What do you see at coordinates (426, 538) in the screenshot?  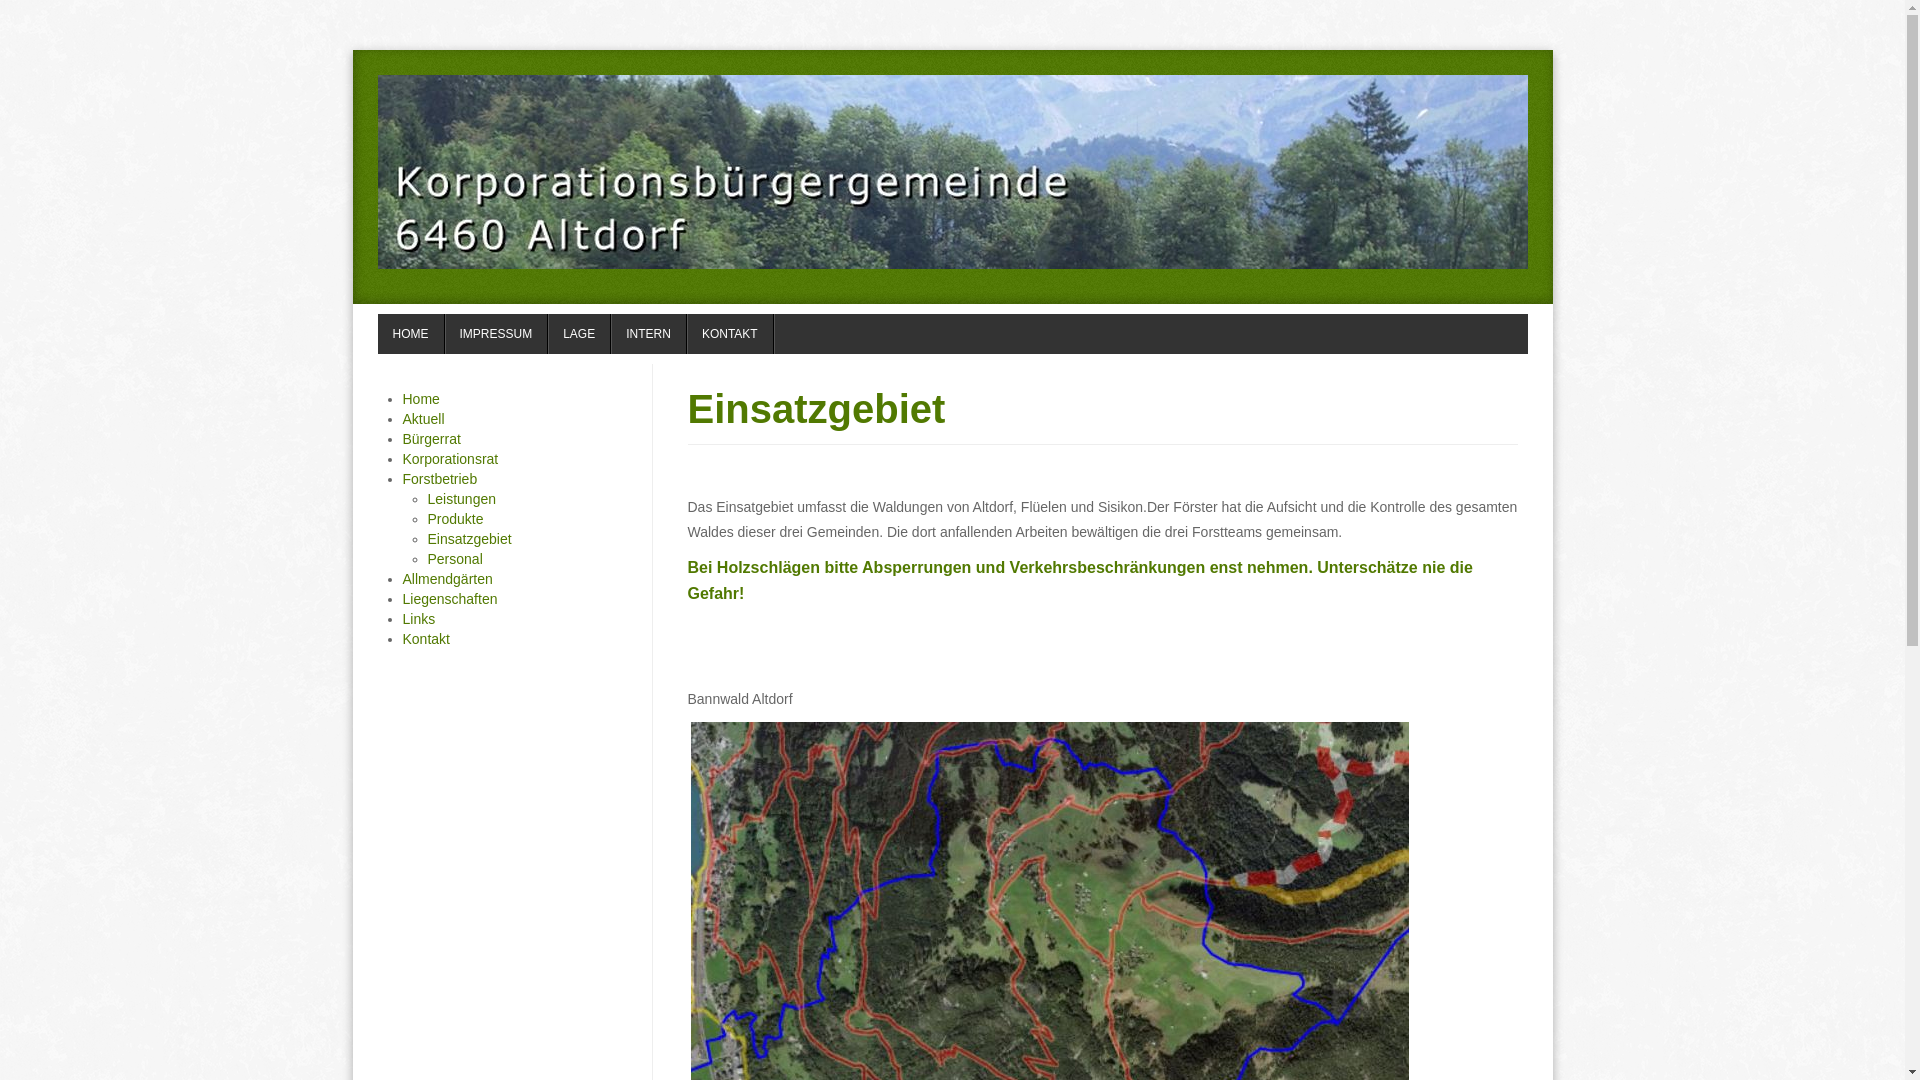 I see `'Einsatzgebiet'` at bounding box center [426, 538].